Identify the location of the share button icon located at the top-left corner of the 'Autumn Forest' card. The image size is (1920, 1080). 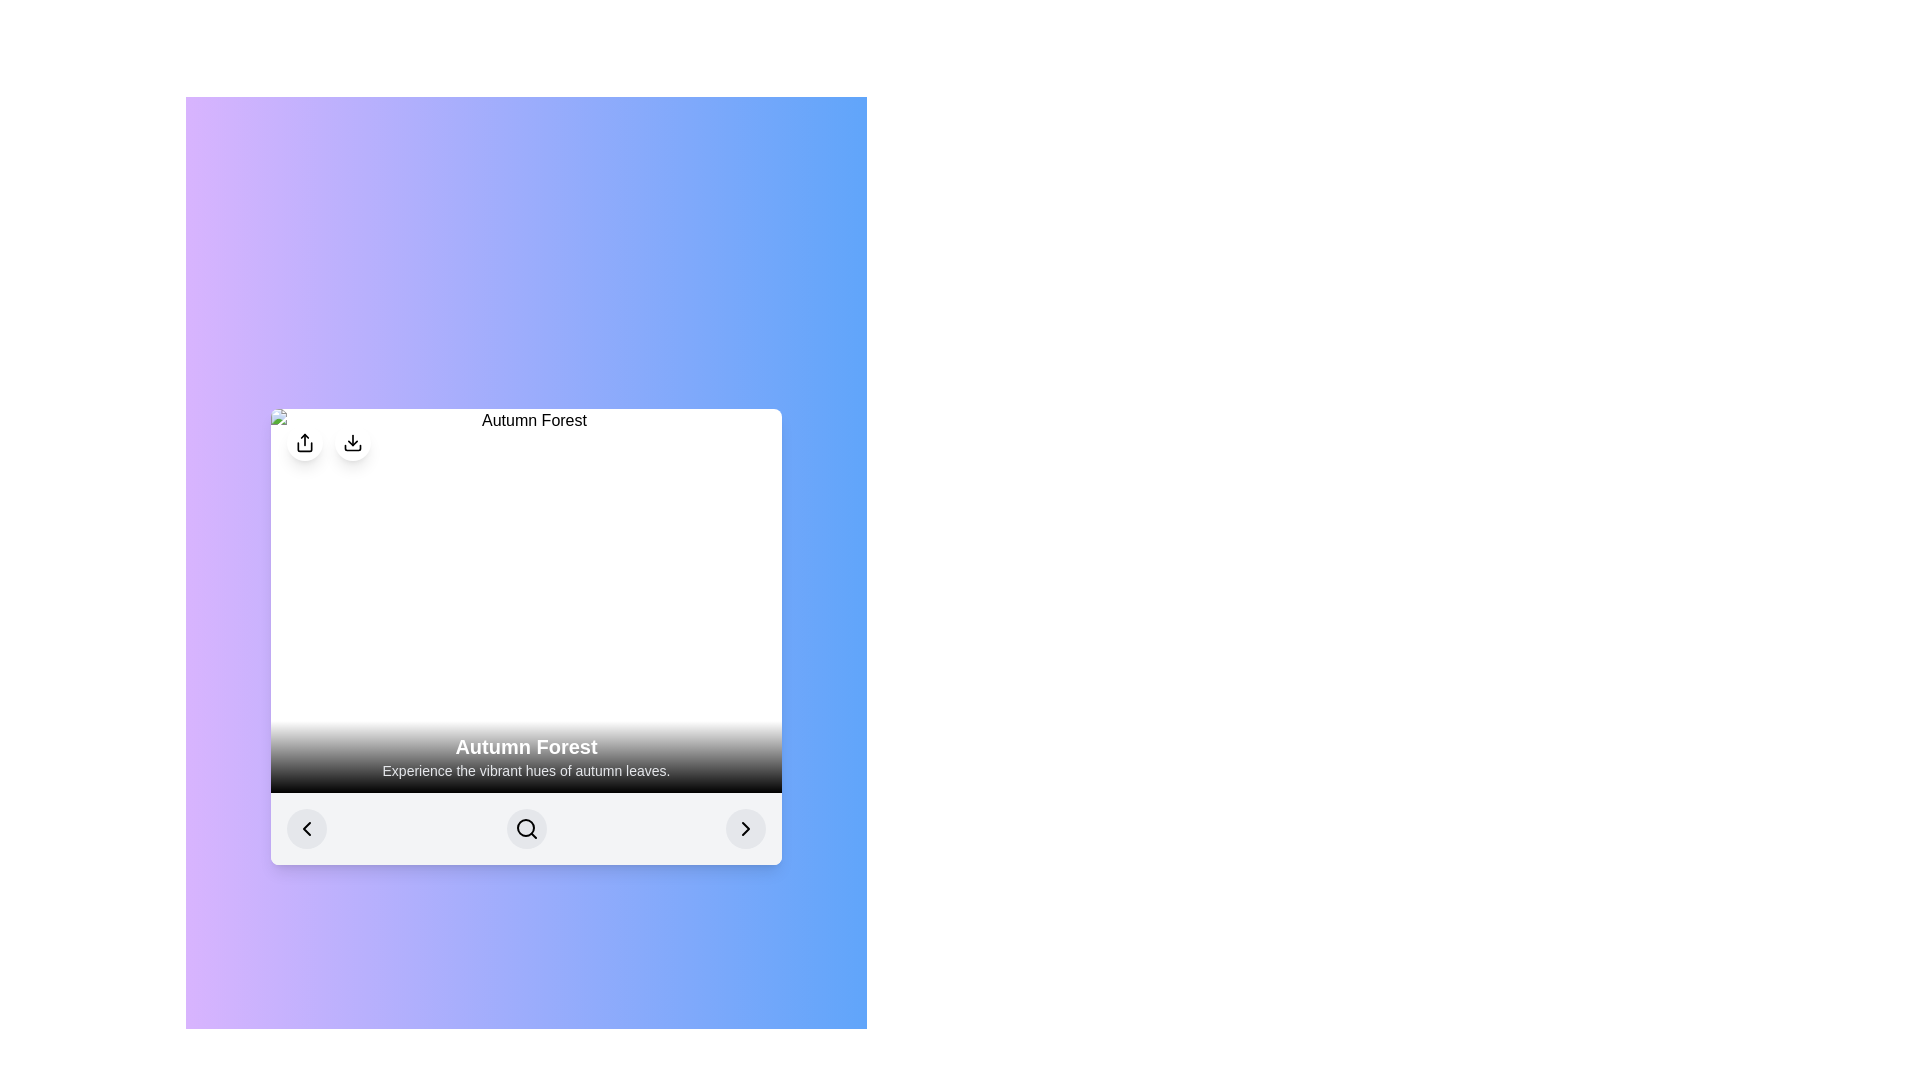
(304, 442).